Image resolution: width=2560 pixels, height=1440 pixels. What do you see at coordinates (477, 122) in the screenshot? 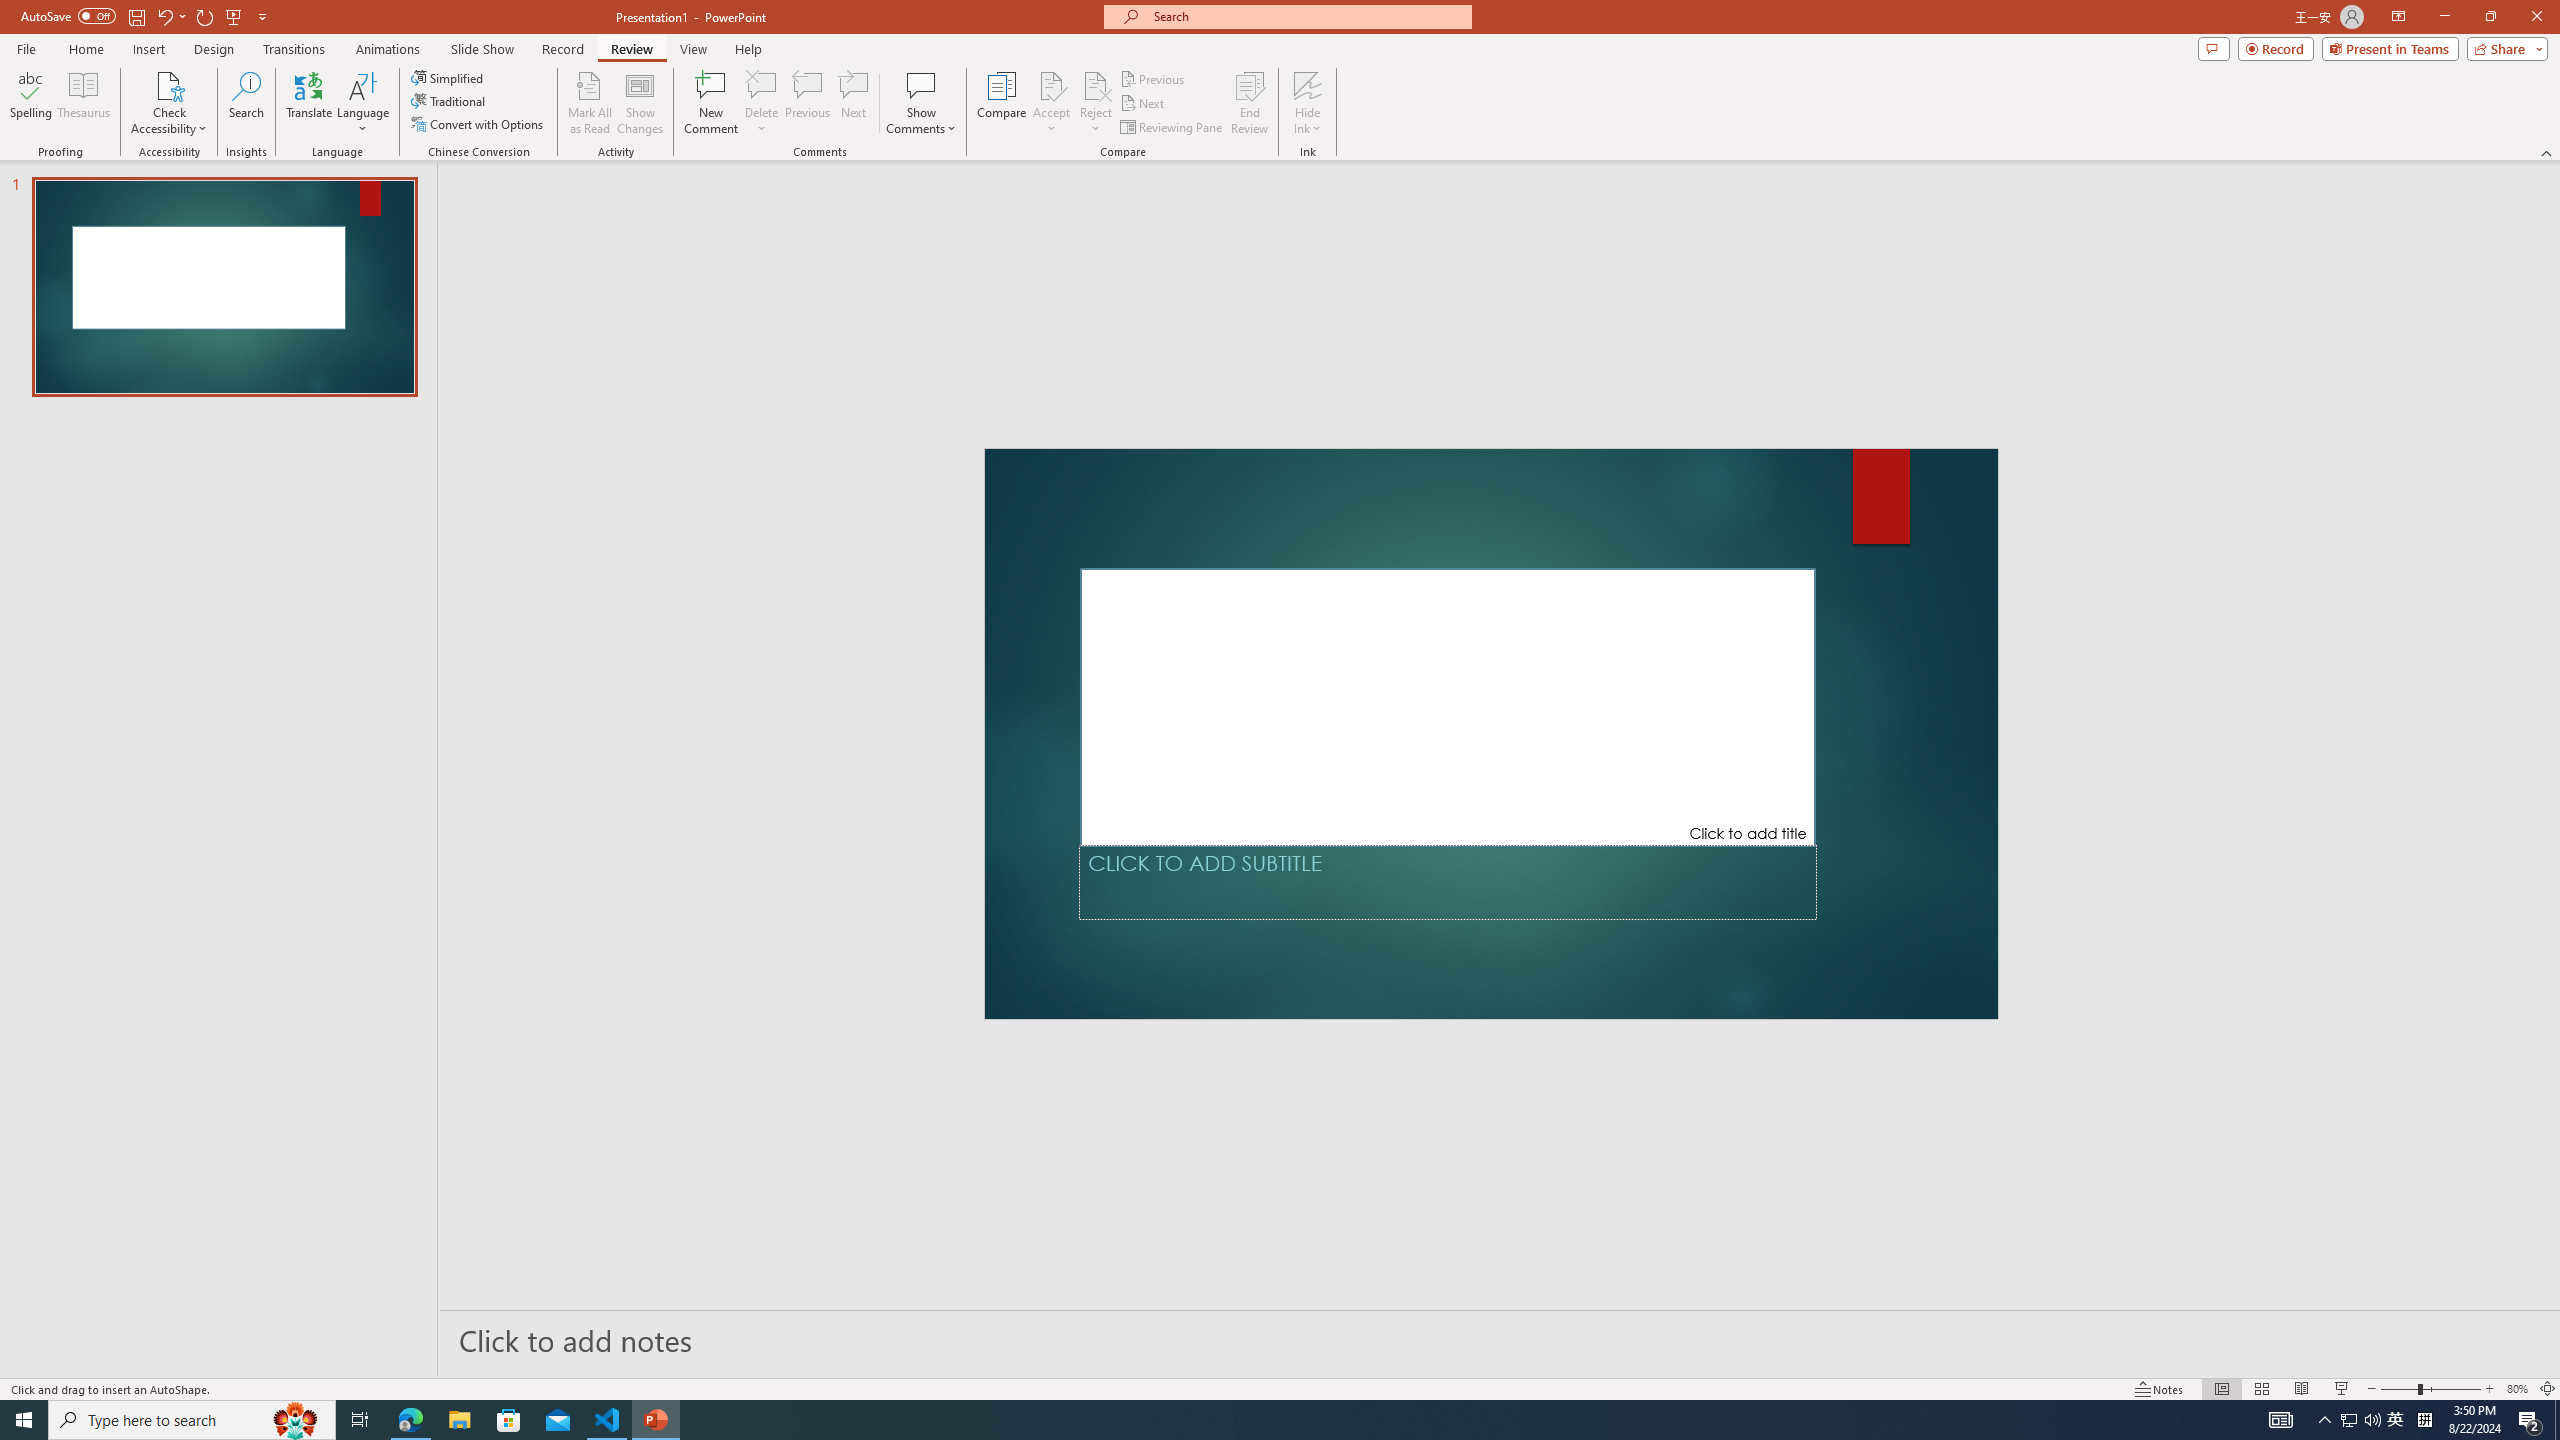
I see `'Convert with Options...'` at bounding box center [477, 122].